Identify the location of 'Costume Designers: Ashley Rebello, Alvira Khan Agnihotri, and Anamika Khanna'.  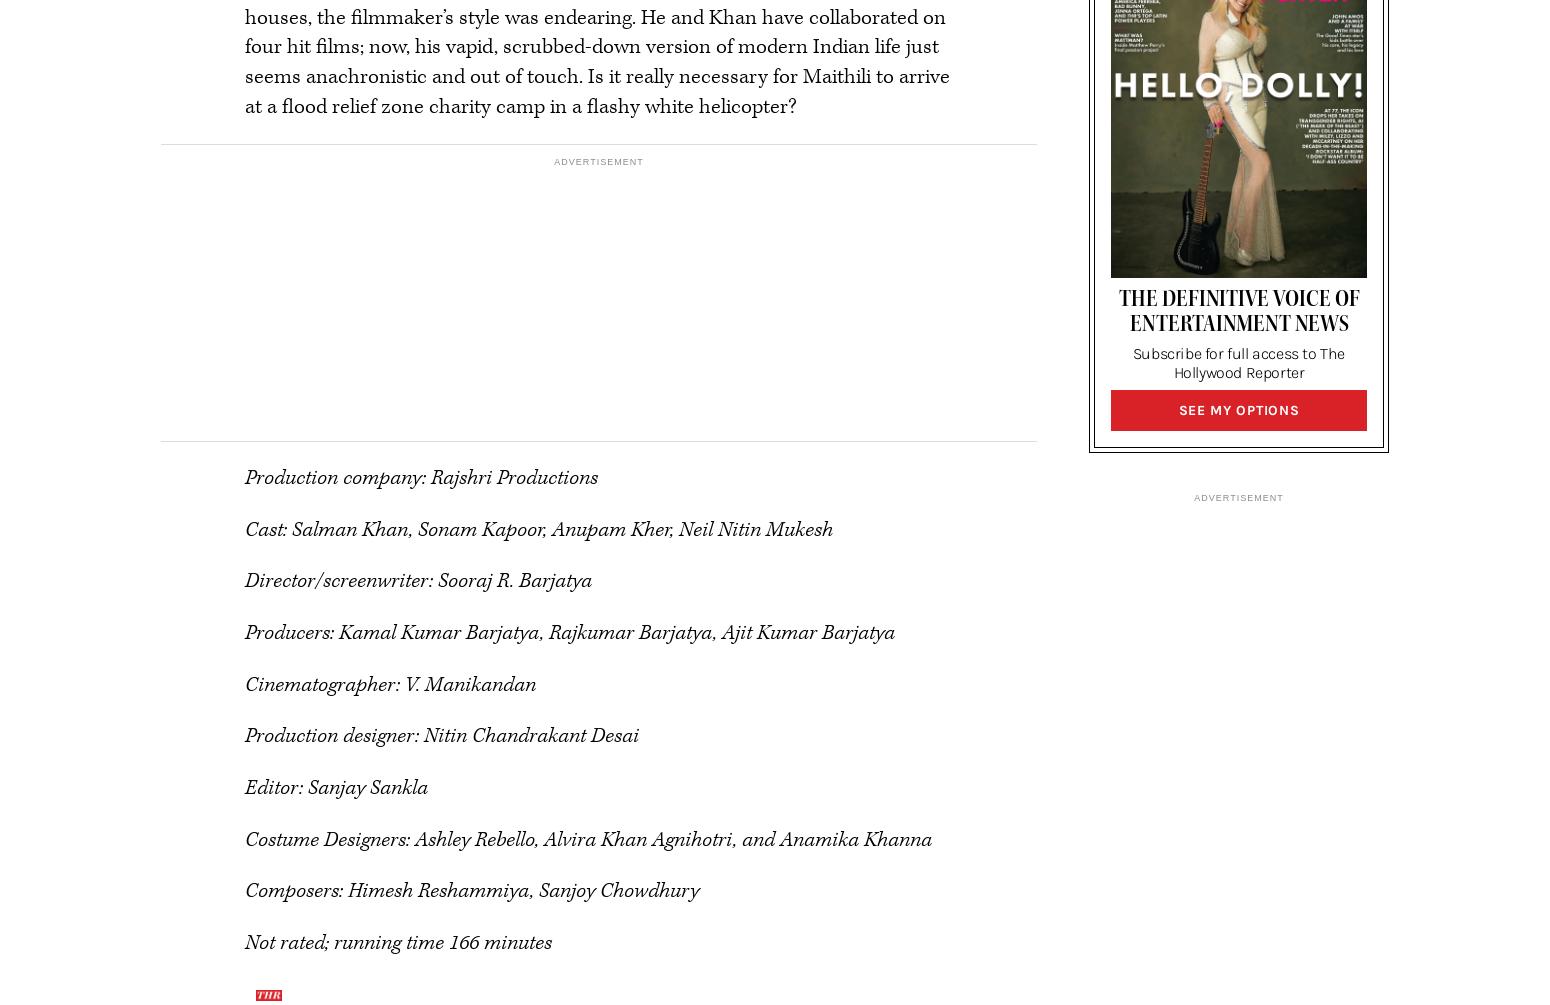
(588, 838).